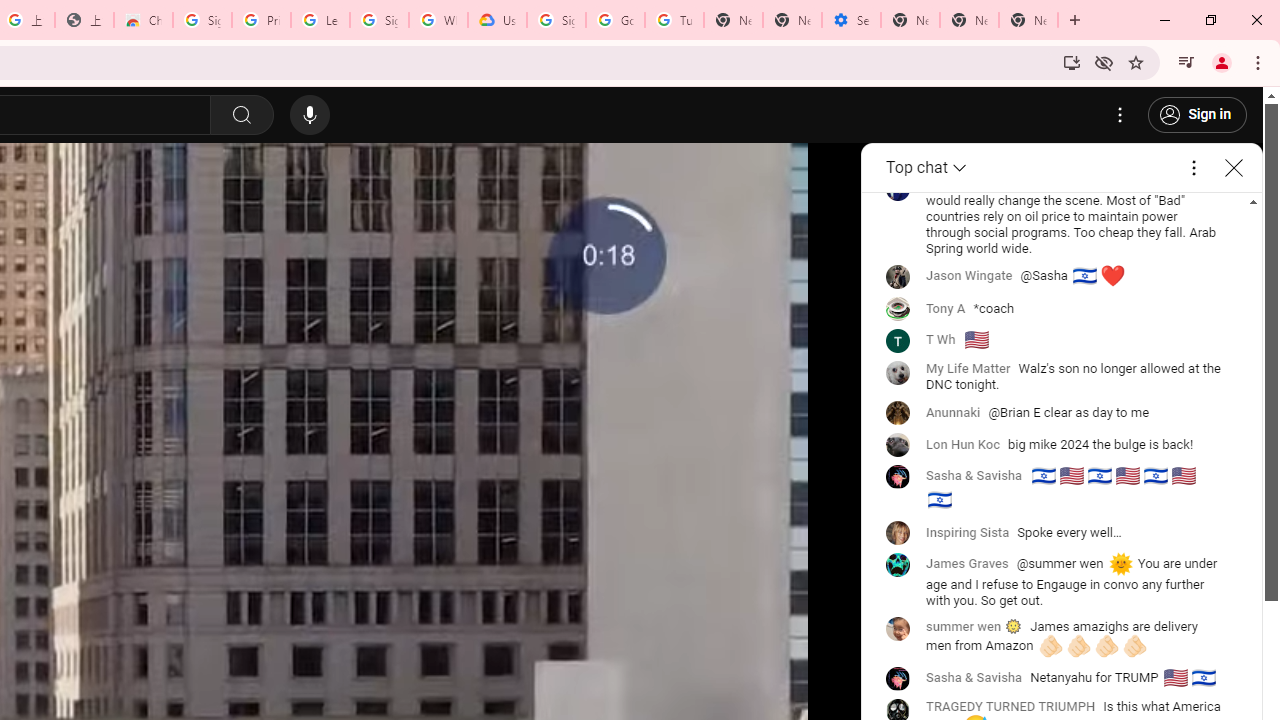 This screenshot has height=720, width=1280. I want to click on 'Install YouTube', so click(1071, 61).